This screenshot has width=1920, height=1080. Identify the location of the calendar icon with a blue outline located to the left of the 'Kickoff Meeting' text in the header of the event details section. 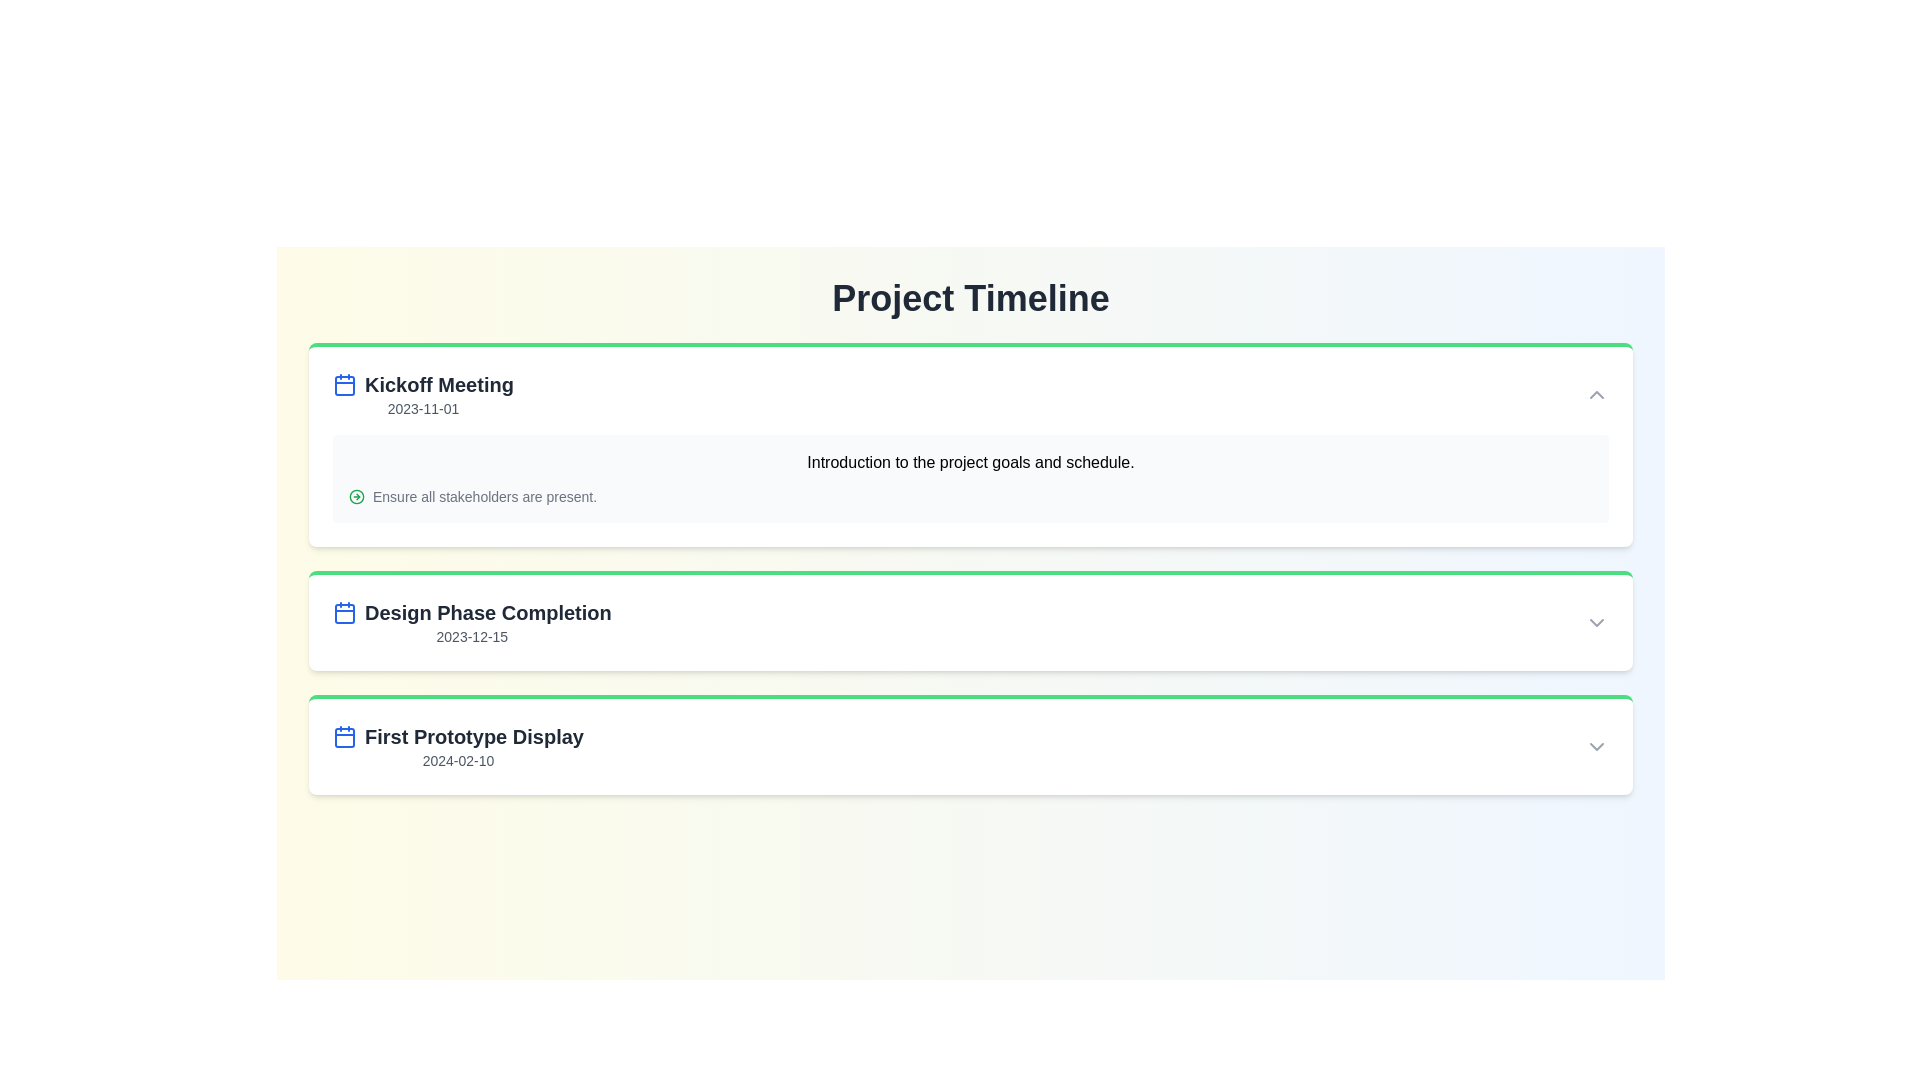
(345, 385).